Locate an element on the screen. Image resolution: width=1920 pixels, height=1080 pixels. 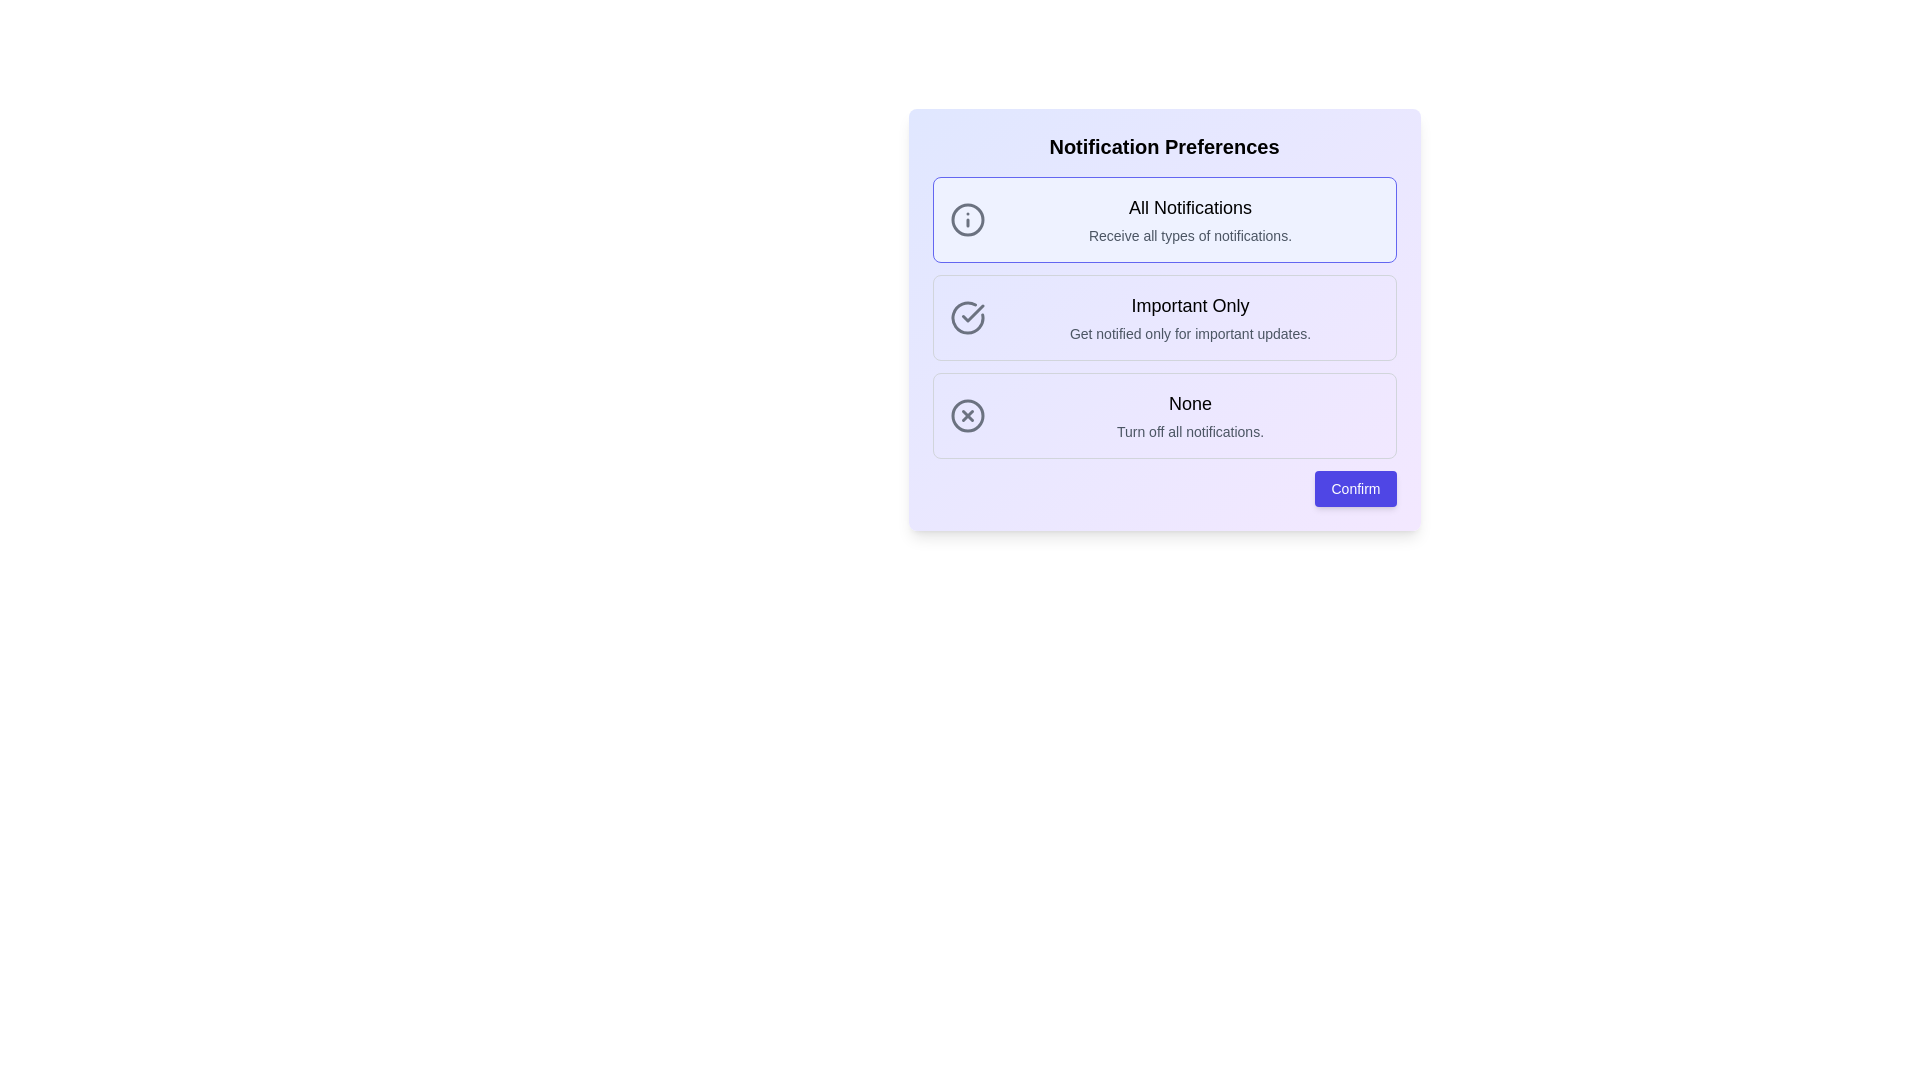
text of the Text Header that serves as the title for the notification preferences section, located at the top-center of the card is located at coordinates (1164, 145).